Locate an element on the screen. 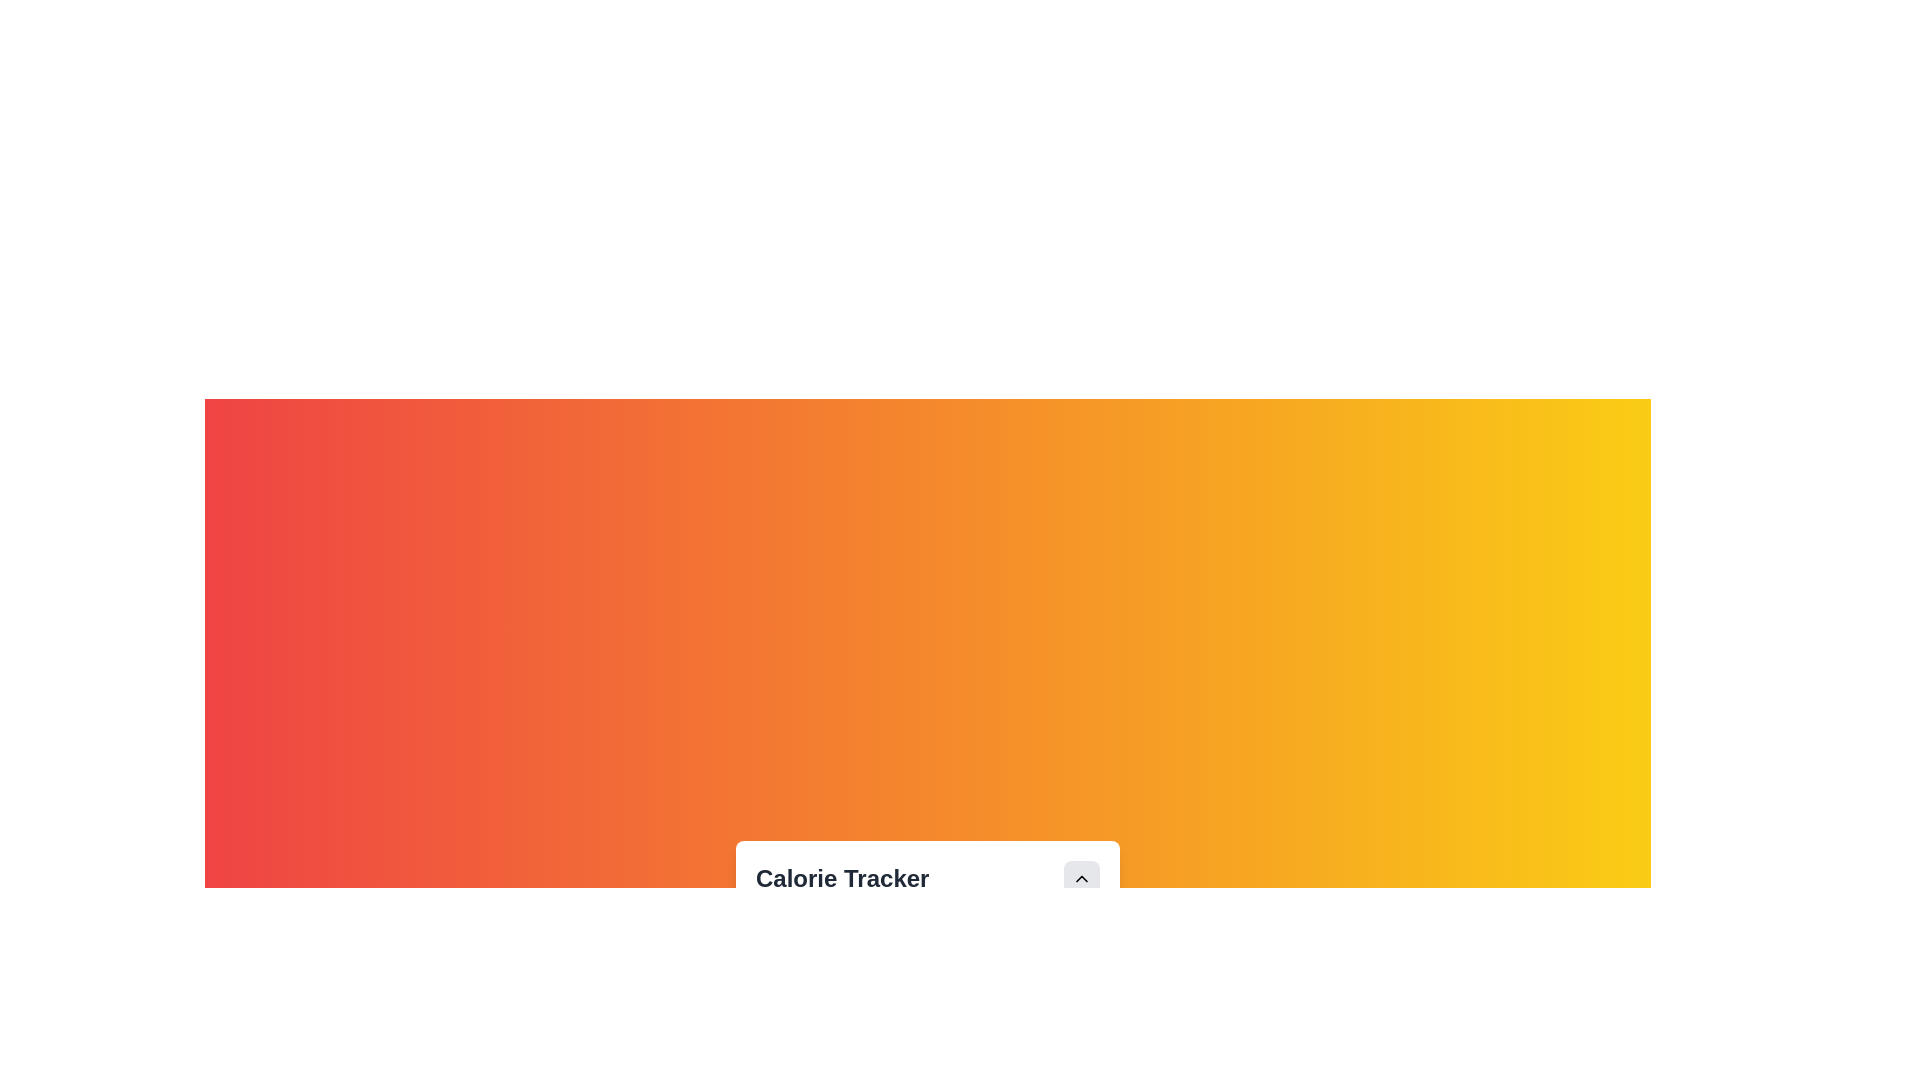 The image size is (1920, 1080). the upward-facing chevron icon located at the bottom-right of the main interface, which is nested within a rounded rectangle area is located at coordinates (1080, 878).